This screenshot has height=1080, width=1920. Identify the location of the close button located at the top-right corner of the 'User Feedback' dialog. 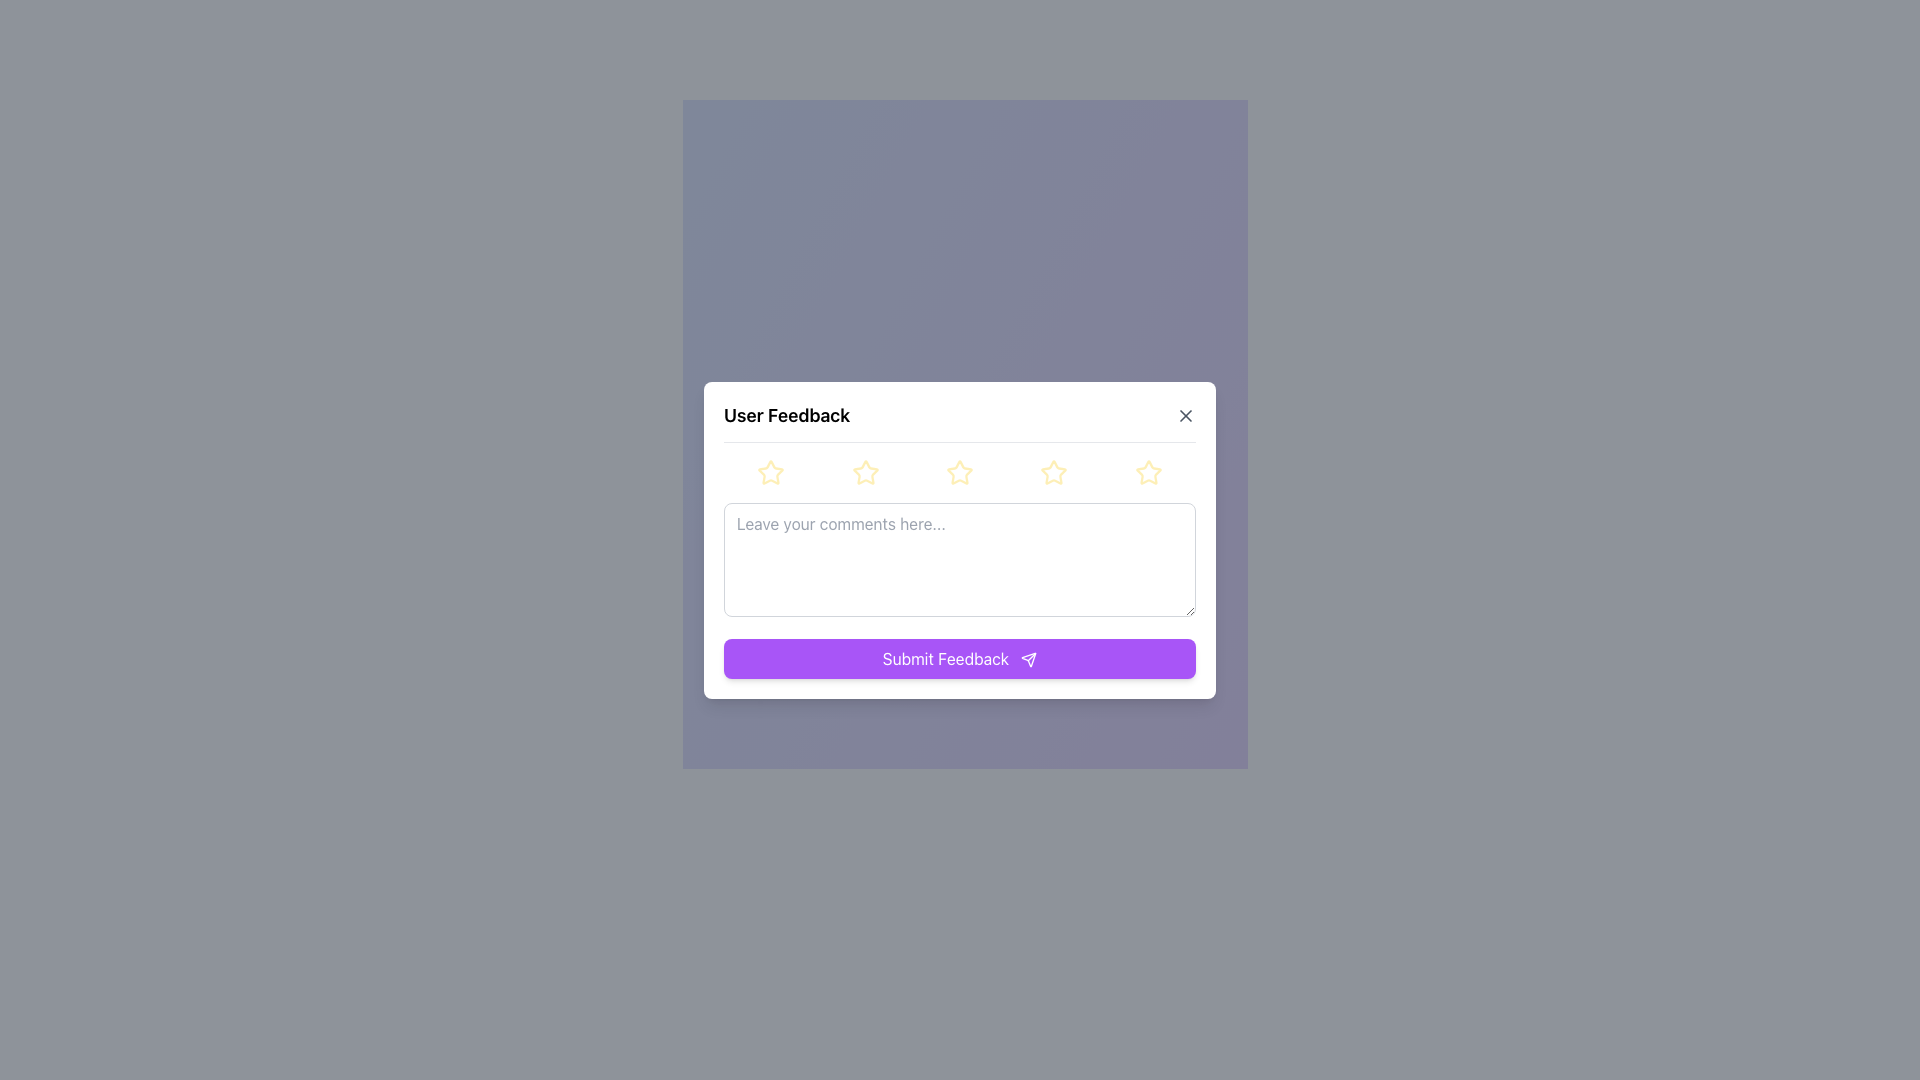
(1185, 414).